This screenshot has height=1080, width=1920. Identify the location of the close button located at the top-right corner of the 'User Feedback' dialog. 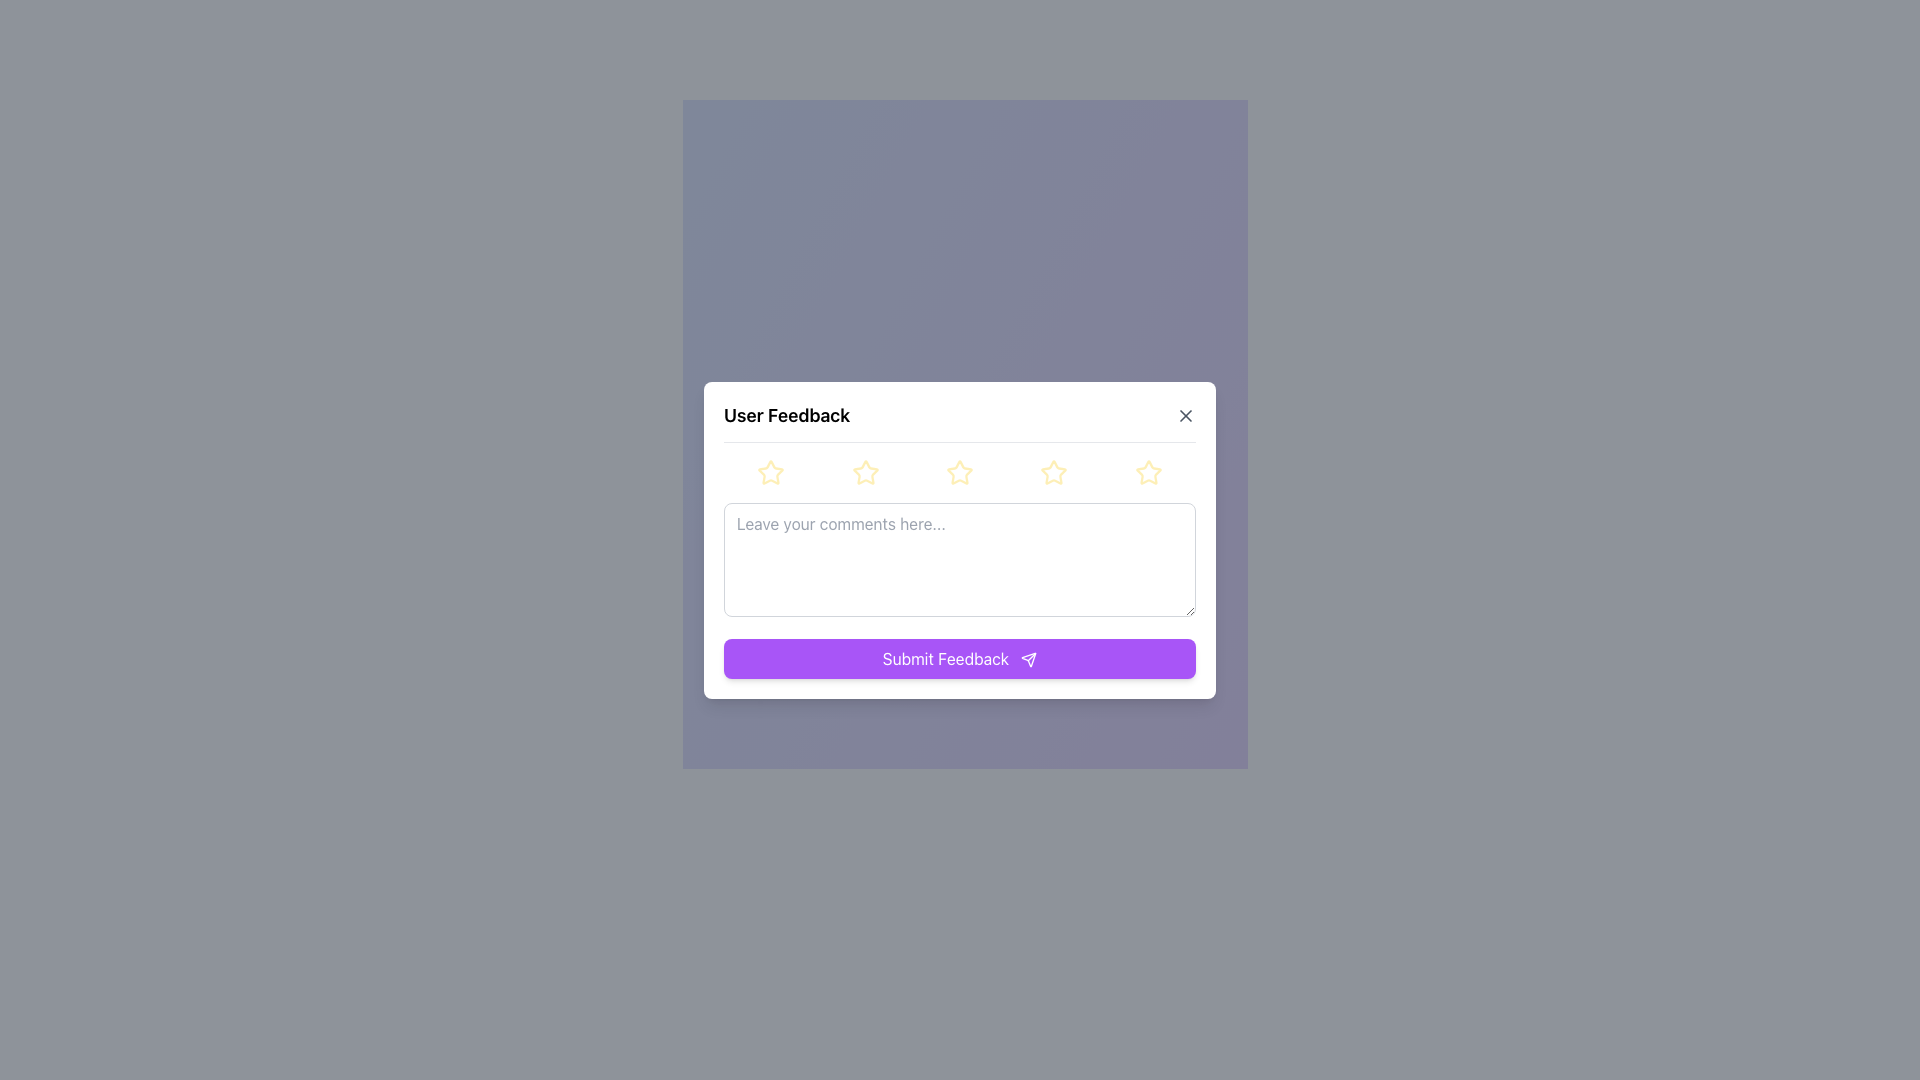
(1185, 414).